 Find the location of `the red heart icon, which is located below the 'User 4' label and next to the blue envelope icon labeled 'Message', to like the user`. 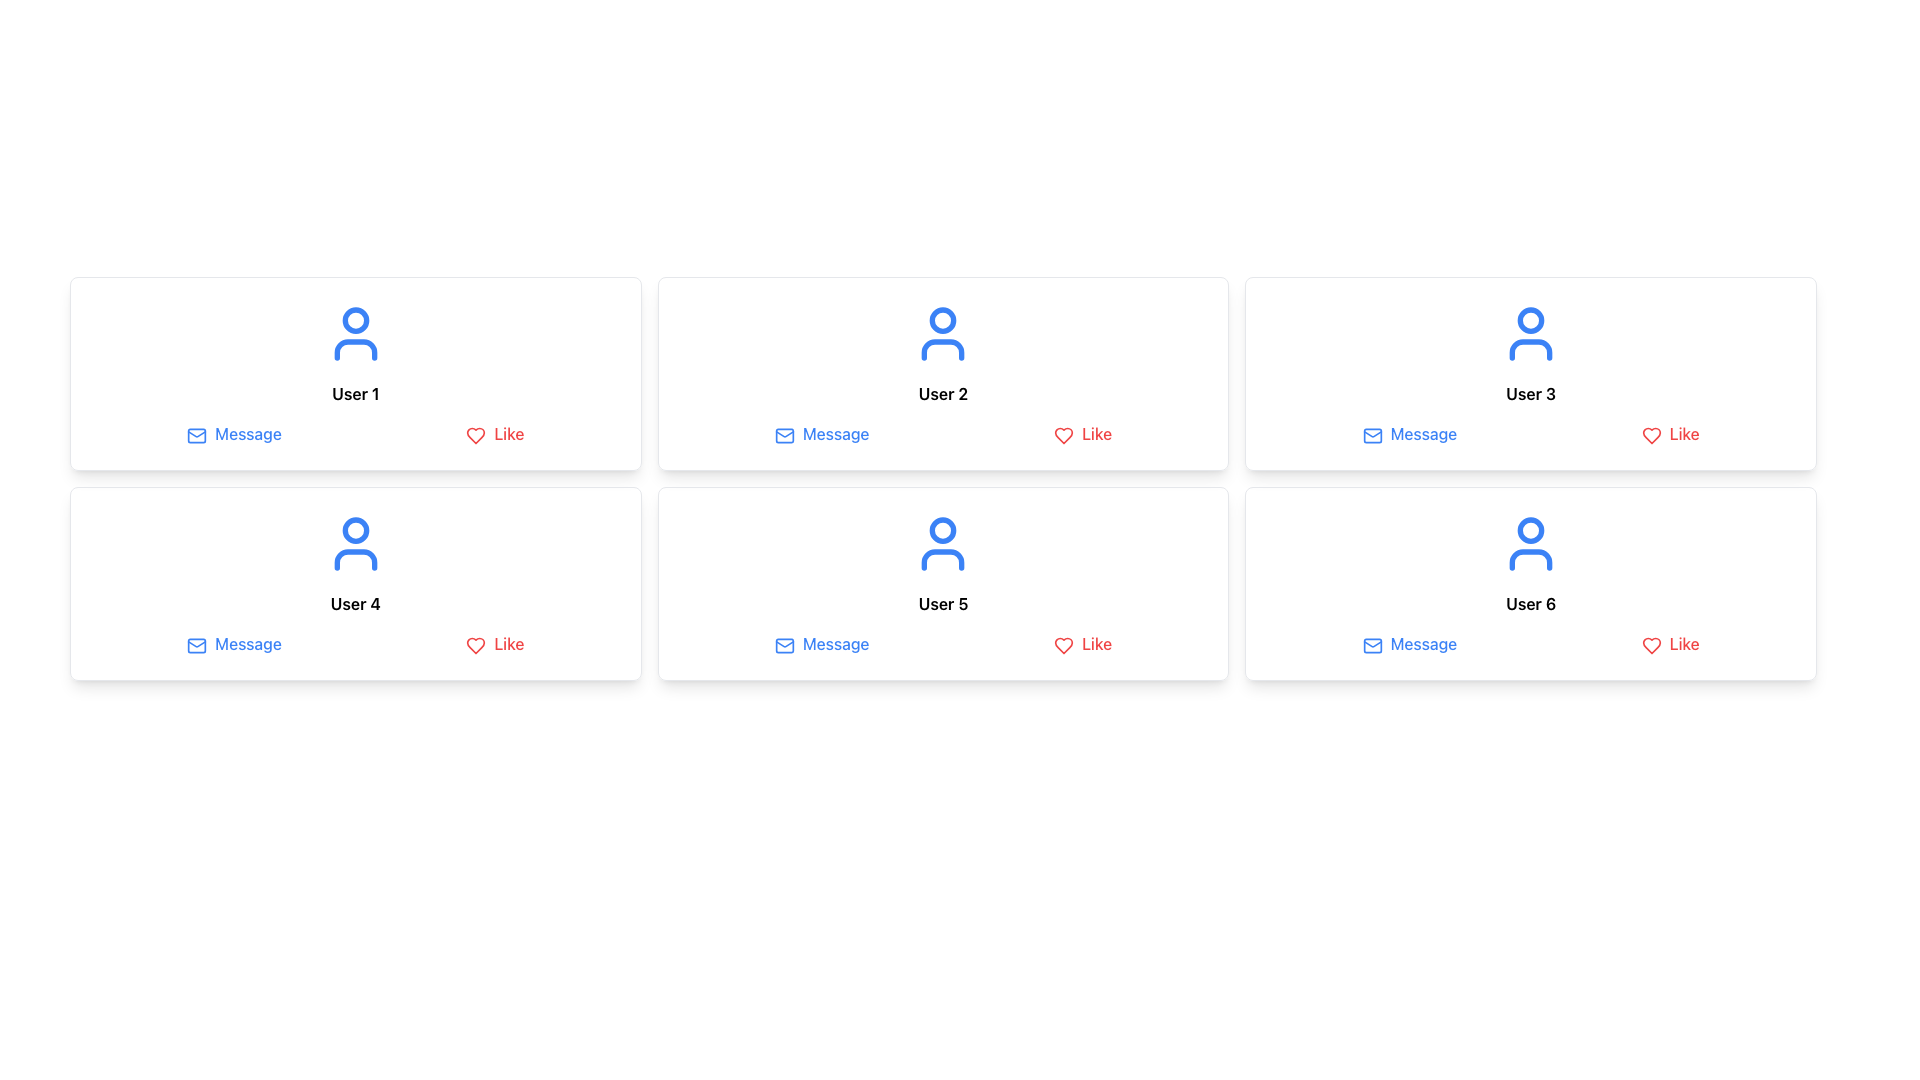

the red heart icon, which is located below the 'User 4' label and next to the blue envelope icon labeled 'Message', to like the user is located at coordinates (475, 645).